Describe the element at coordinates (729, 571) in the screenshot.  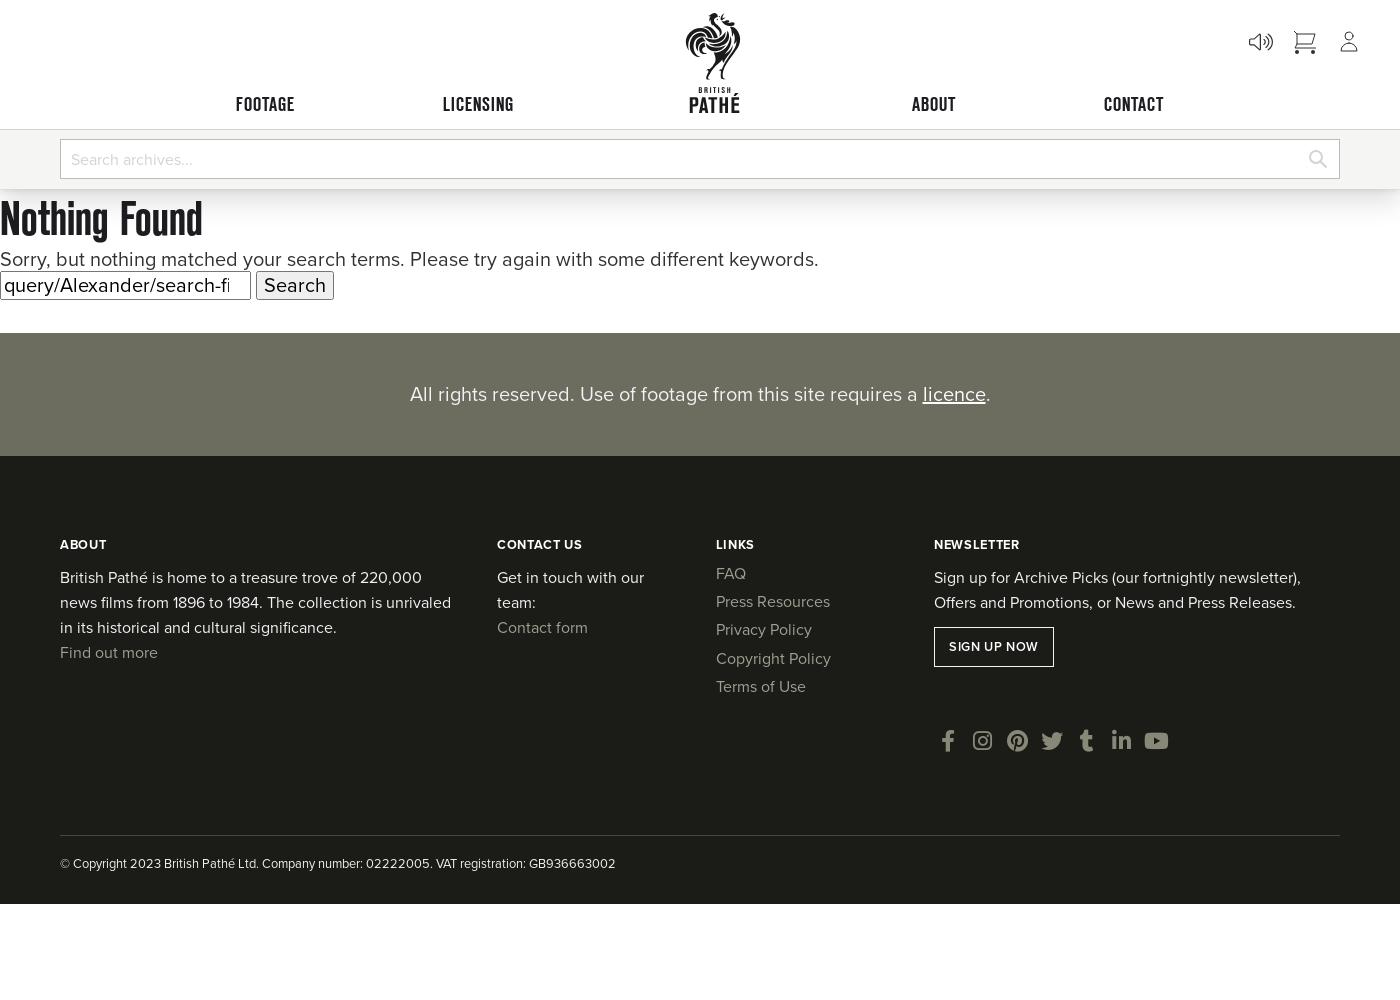
I see `'FAQ'` at that location.